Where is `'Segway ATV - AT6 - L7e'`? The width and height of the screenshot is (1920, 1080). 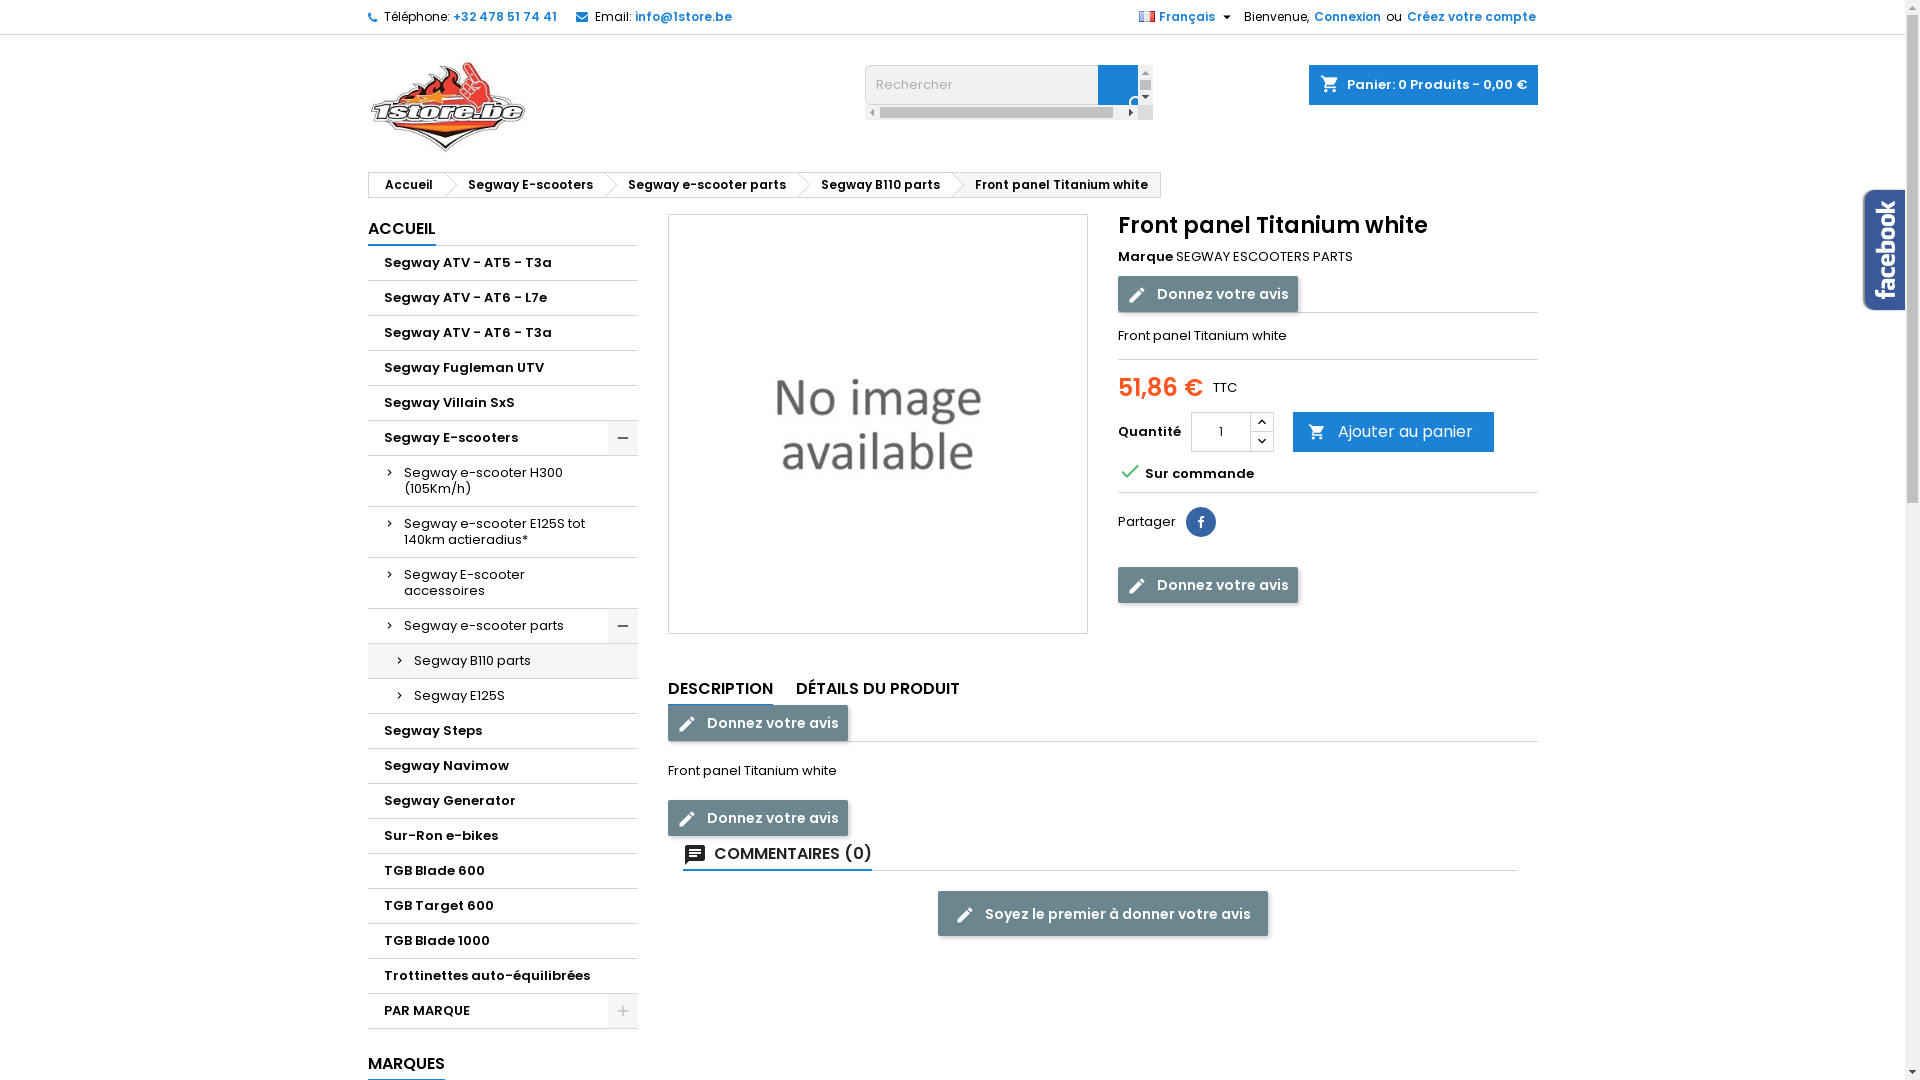
'Segway ATV - AT6 - L7e' is located at coordinates (503, 298).